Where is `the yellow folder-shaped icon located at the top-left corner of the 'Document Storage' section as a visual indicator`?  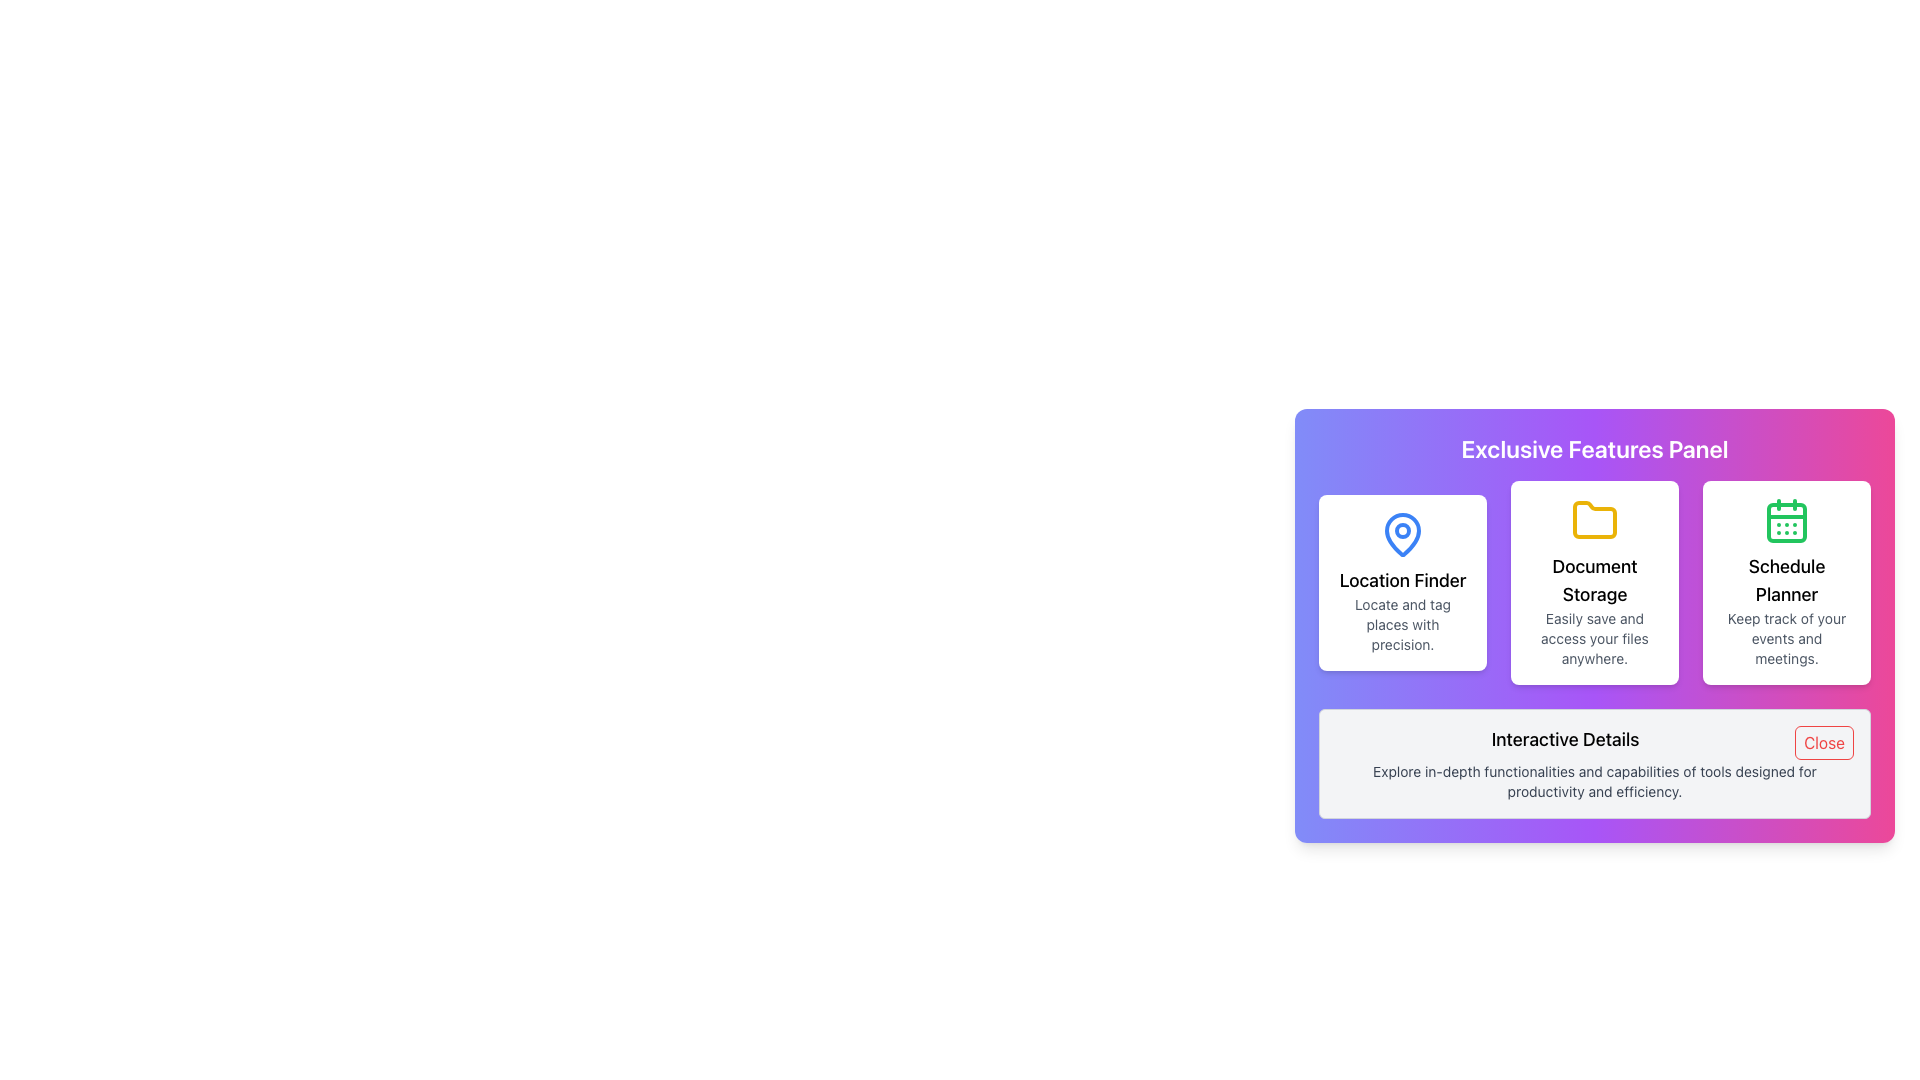 the yellow folder-shaped icon located at the top-left corner of the 'Document Storage' section as a visual indicator is located at coordinates (1593, 519).